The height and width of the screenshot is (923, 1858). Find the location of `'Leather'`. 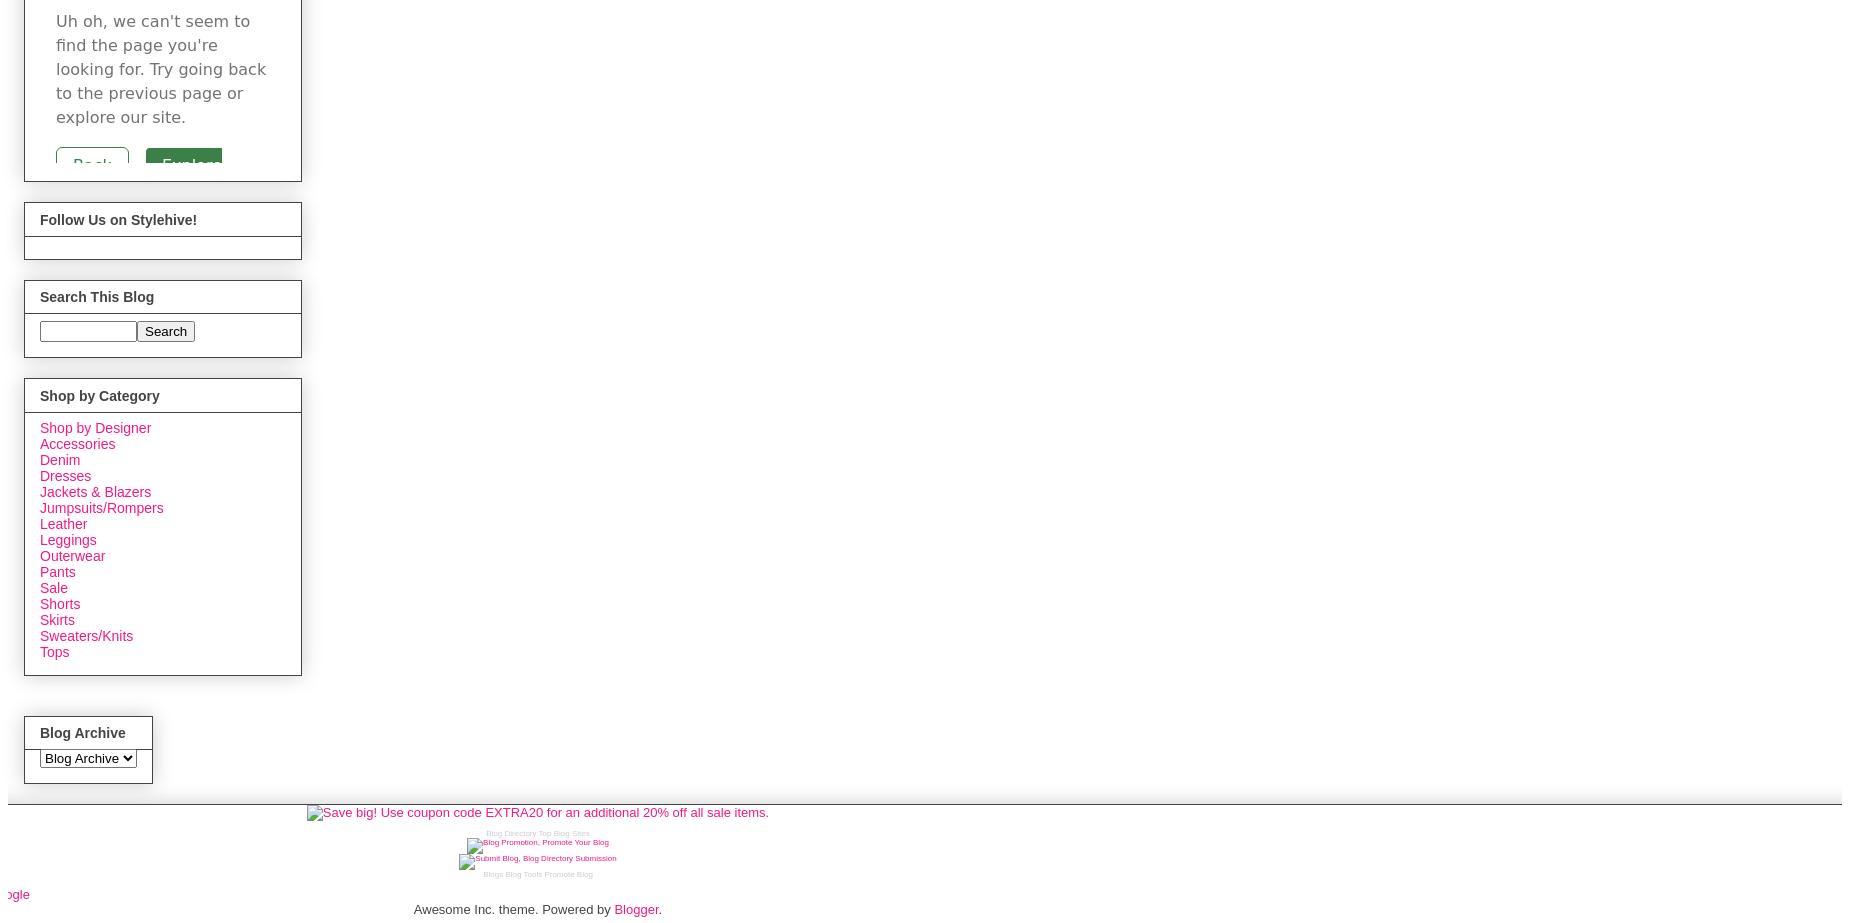

'Leather' is located at coordinates (62, 521).